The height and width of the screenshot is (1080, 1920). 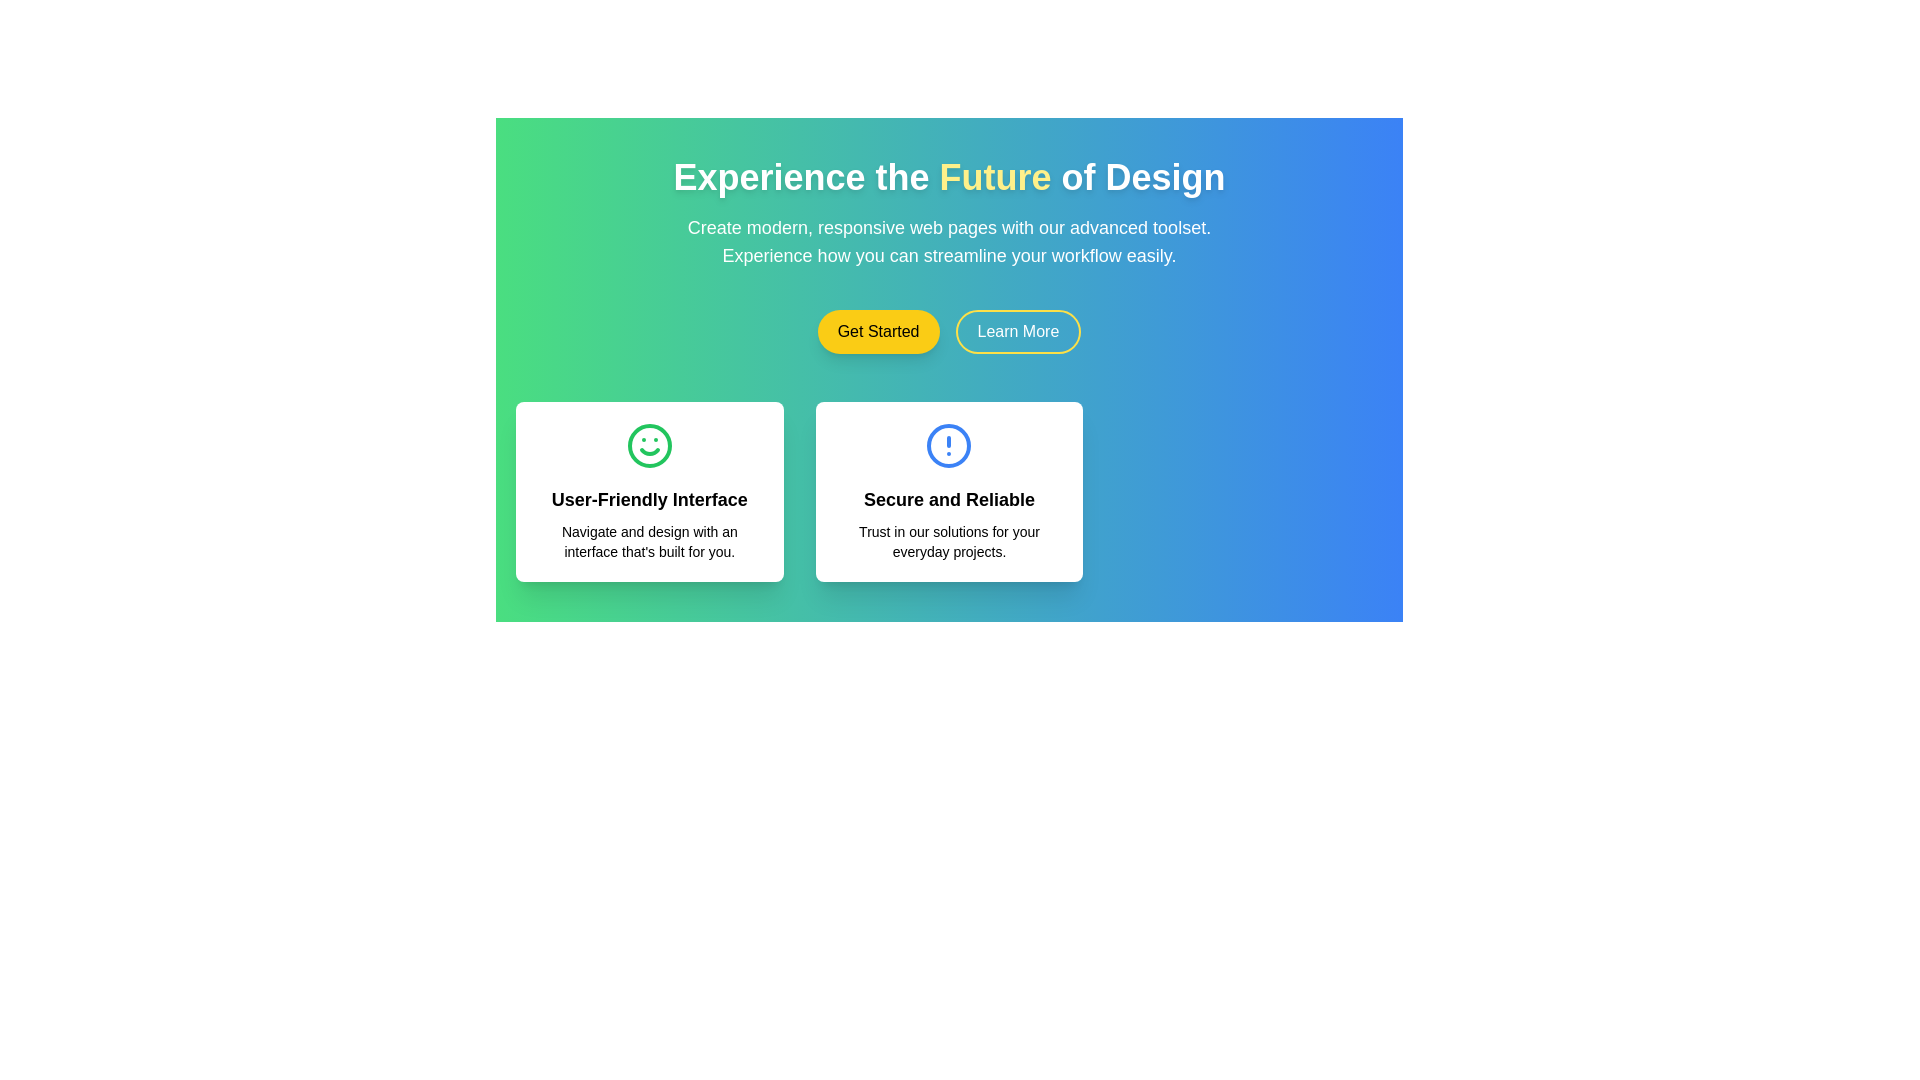 I want to click on circular blue outlined icon with an exclamation mark located in the card labeled 'Secure and Reliable' for additional information, so click(x=948, y=445).